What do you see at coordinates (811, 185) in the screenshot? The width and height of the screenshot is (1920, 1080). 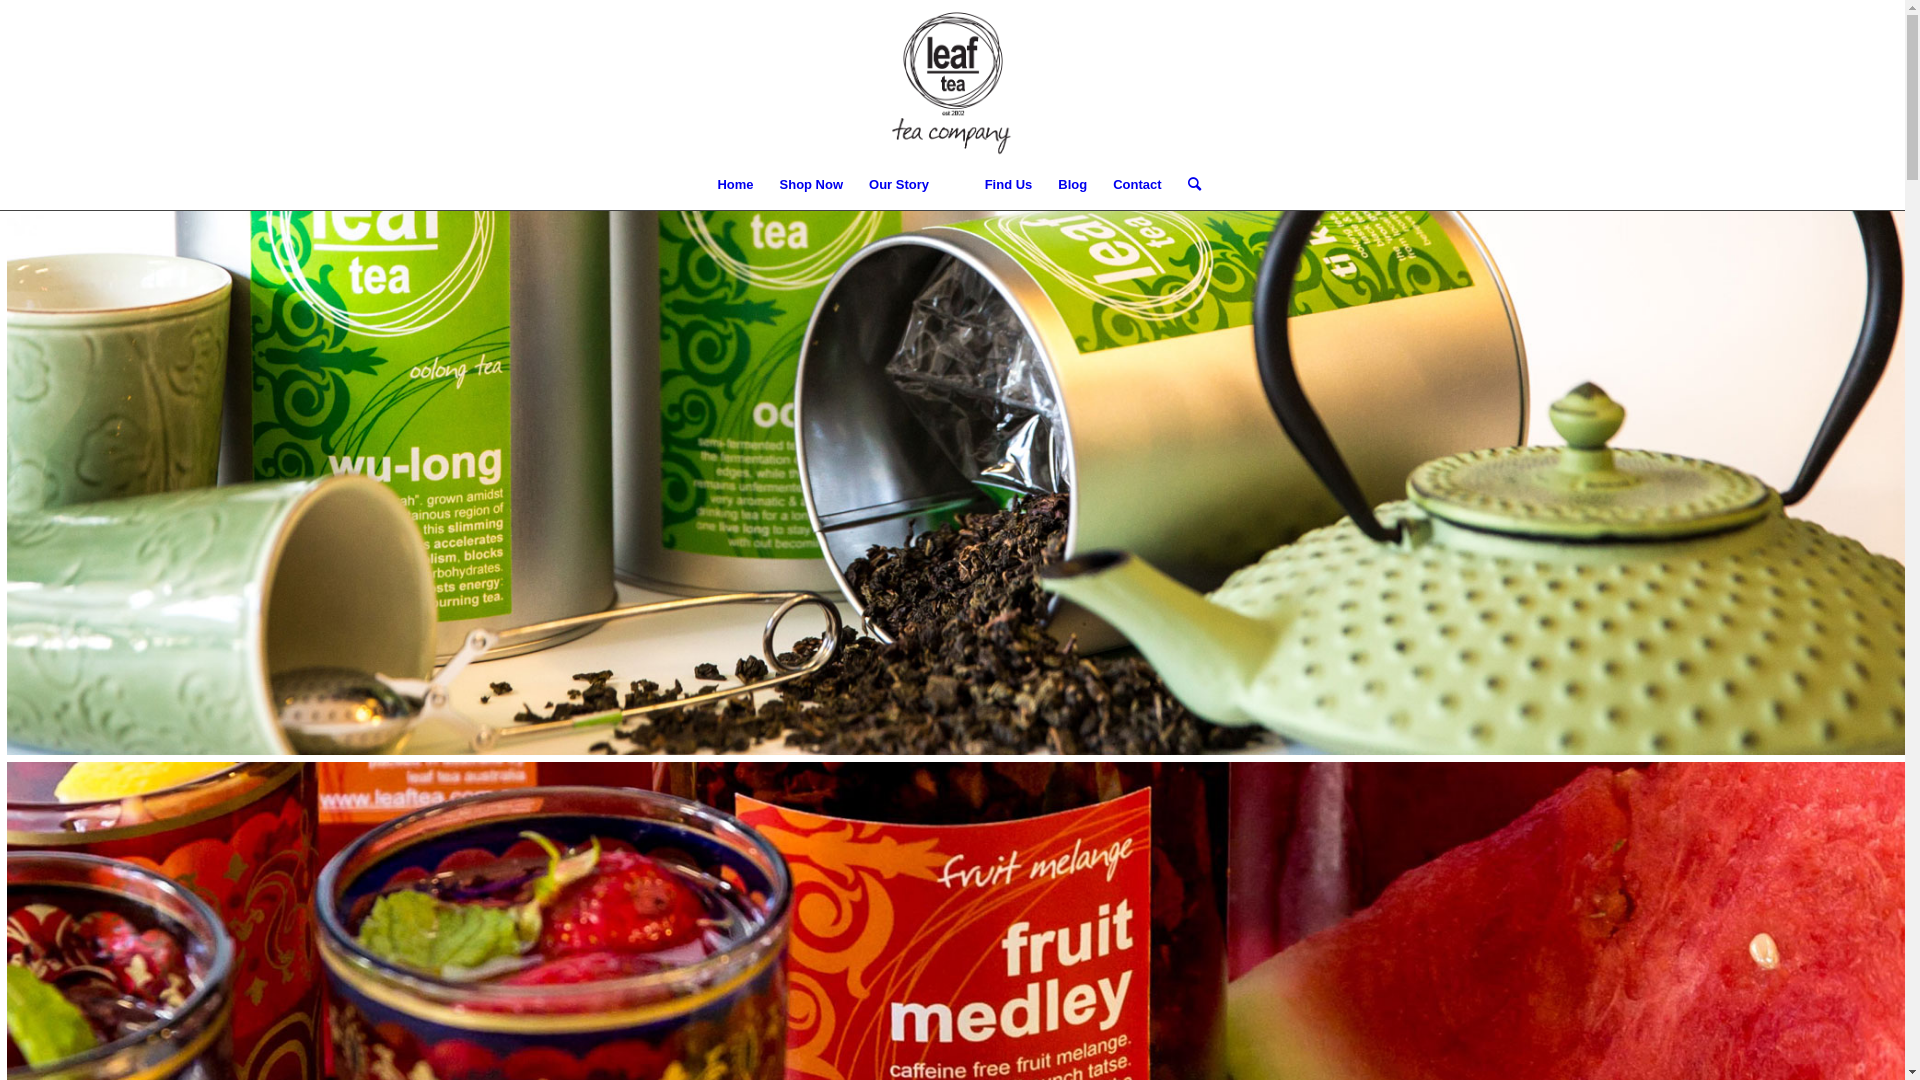 I see `'Shop Now'` at bounding box center [811, 185].